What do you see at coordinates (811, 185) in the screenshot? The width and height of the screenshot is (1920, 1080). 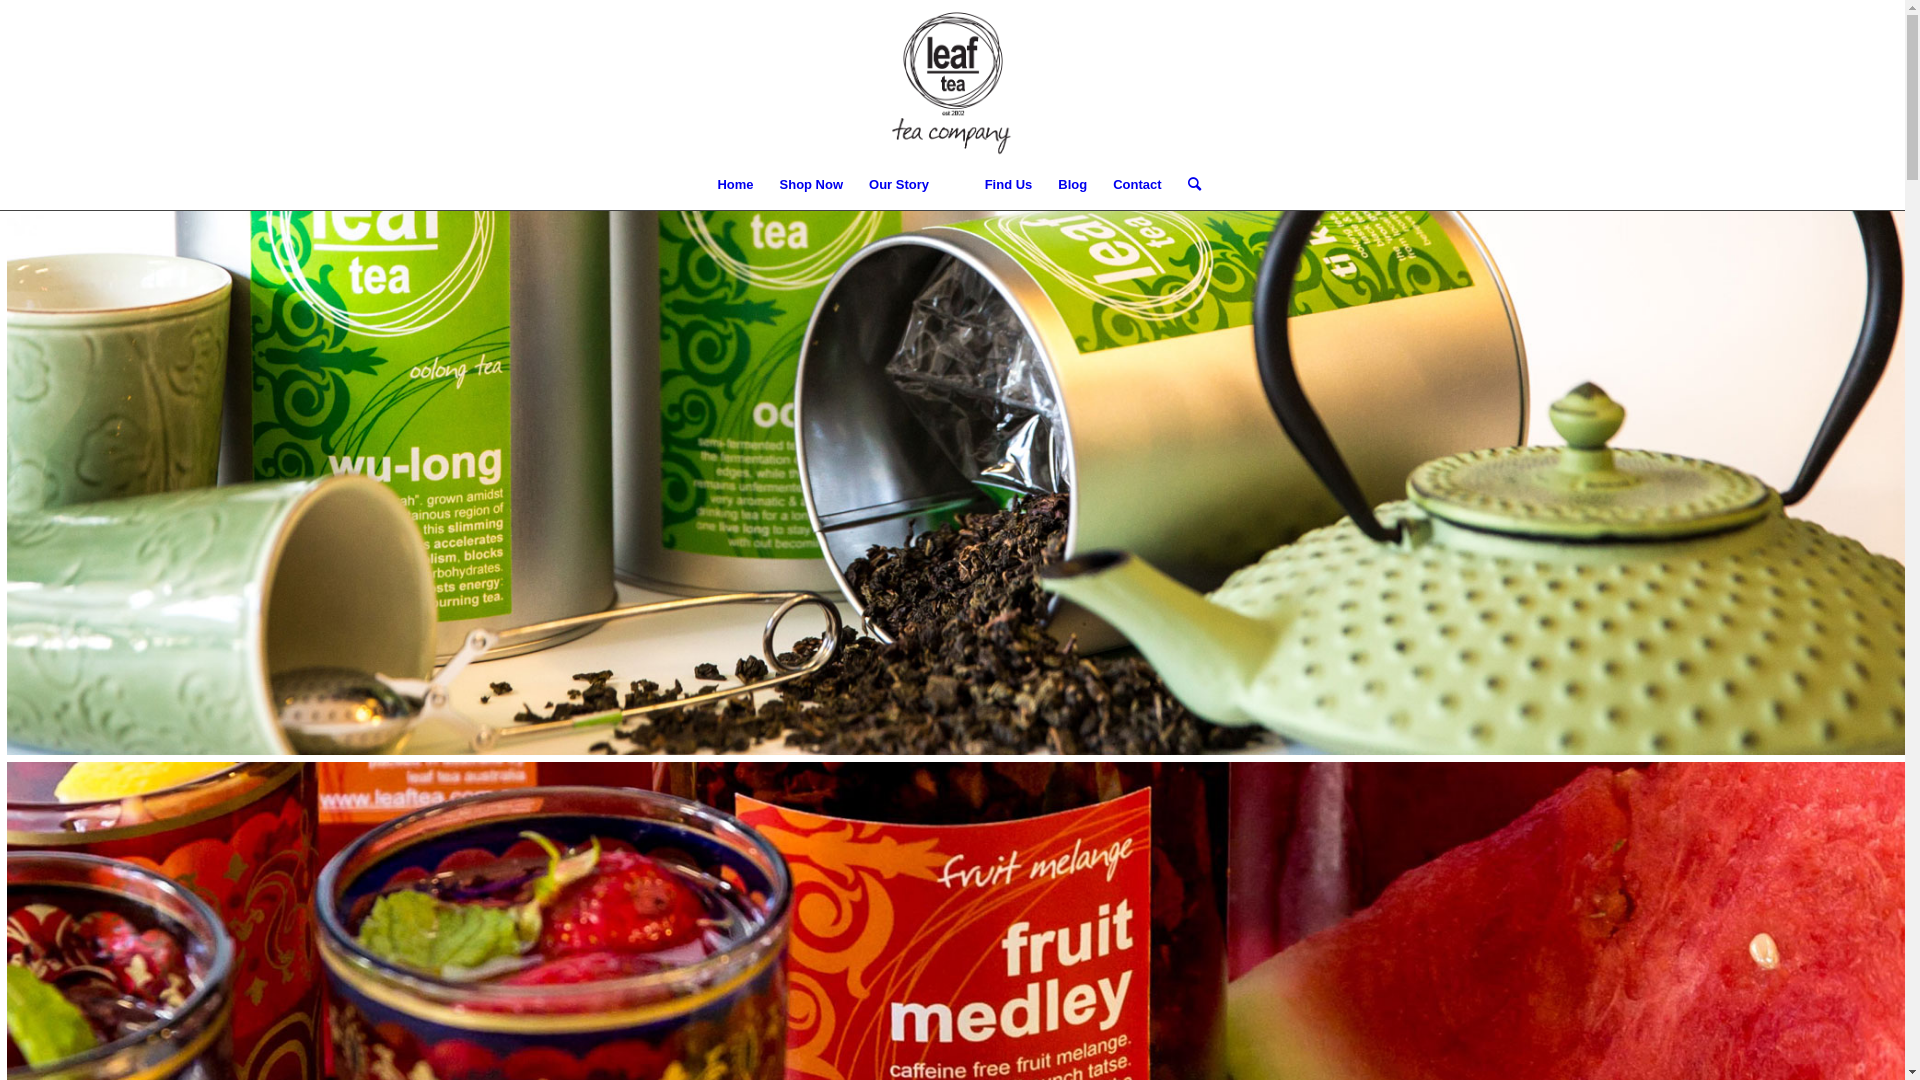 I see `'Shop Now'` at bounding box center [811, 185].